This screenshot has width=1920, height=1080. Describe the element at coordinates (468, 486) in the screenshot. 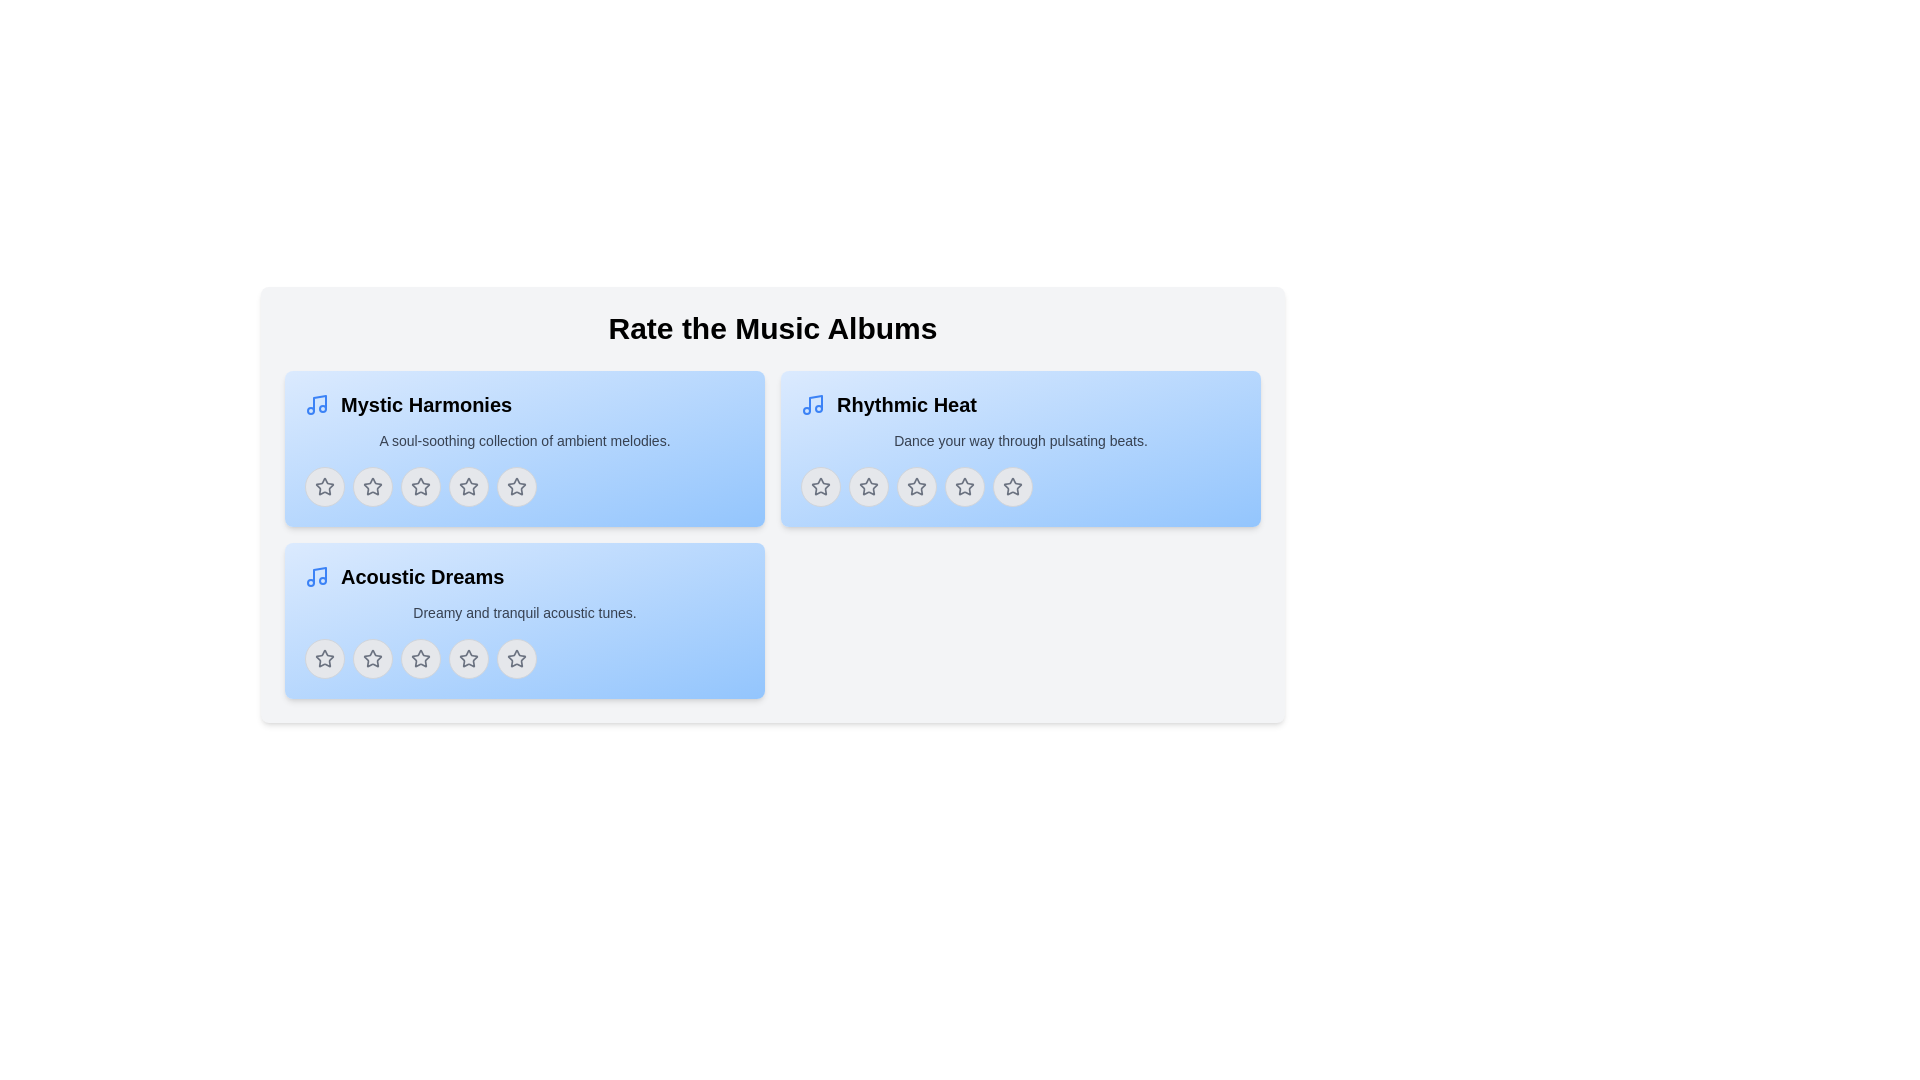

I see `the fourth star icon in the rating row for the 'Mystic Harmonies' album` at that location.